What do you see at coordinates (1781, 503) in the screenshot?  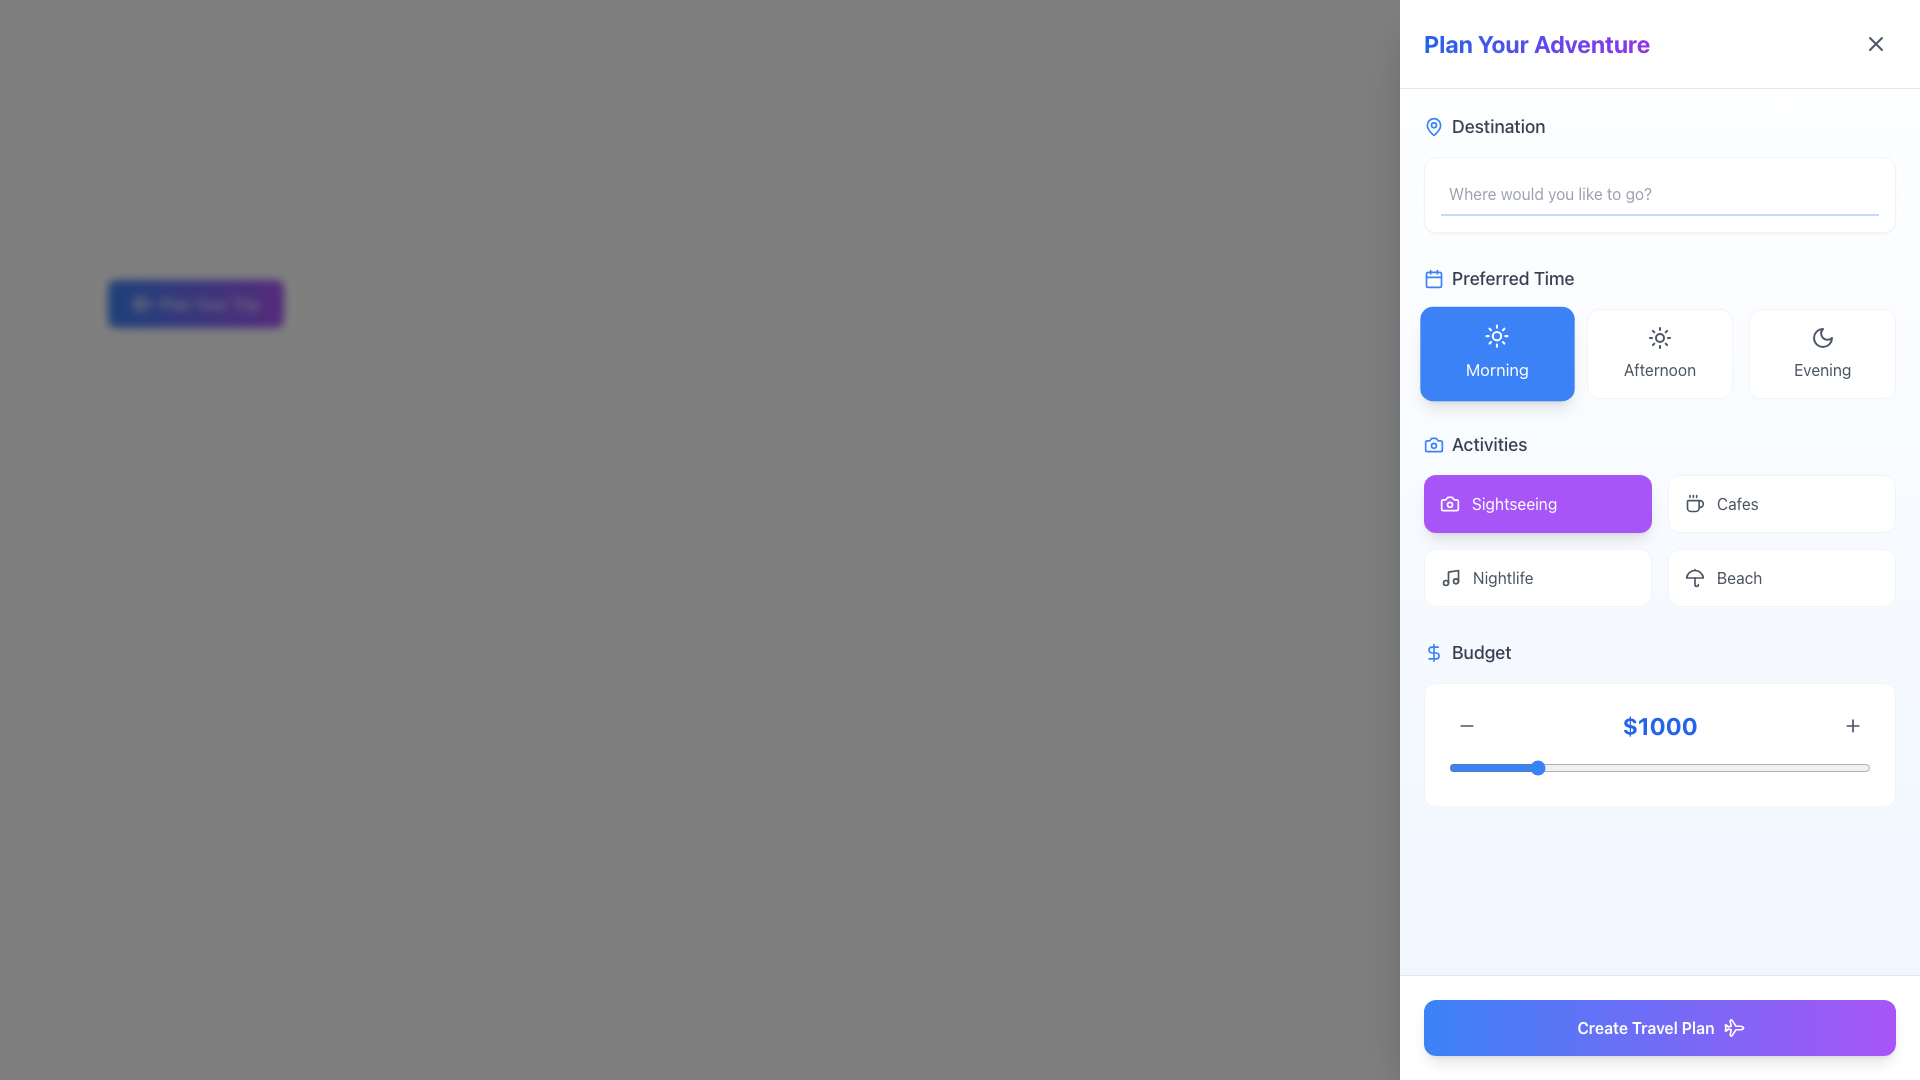 I see `the 'Cafes' button, which is the second item in the horizontally arranged list of activities` at bounding box center [1781, 503].